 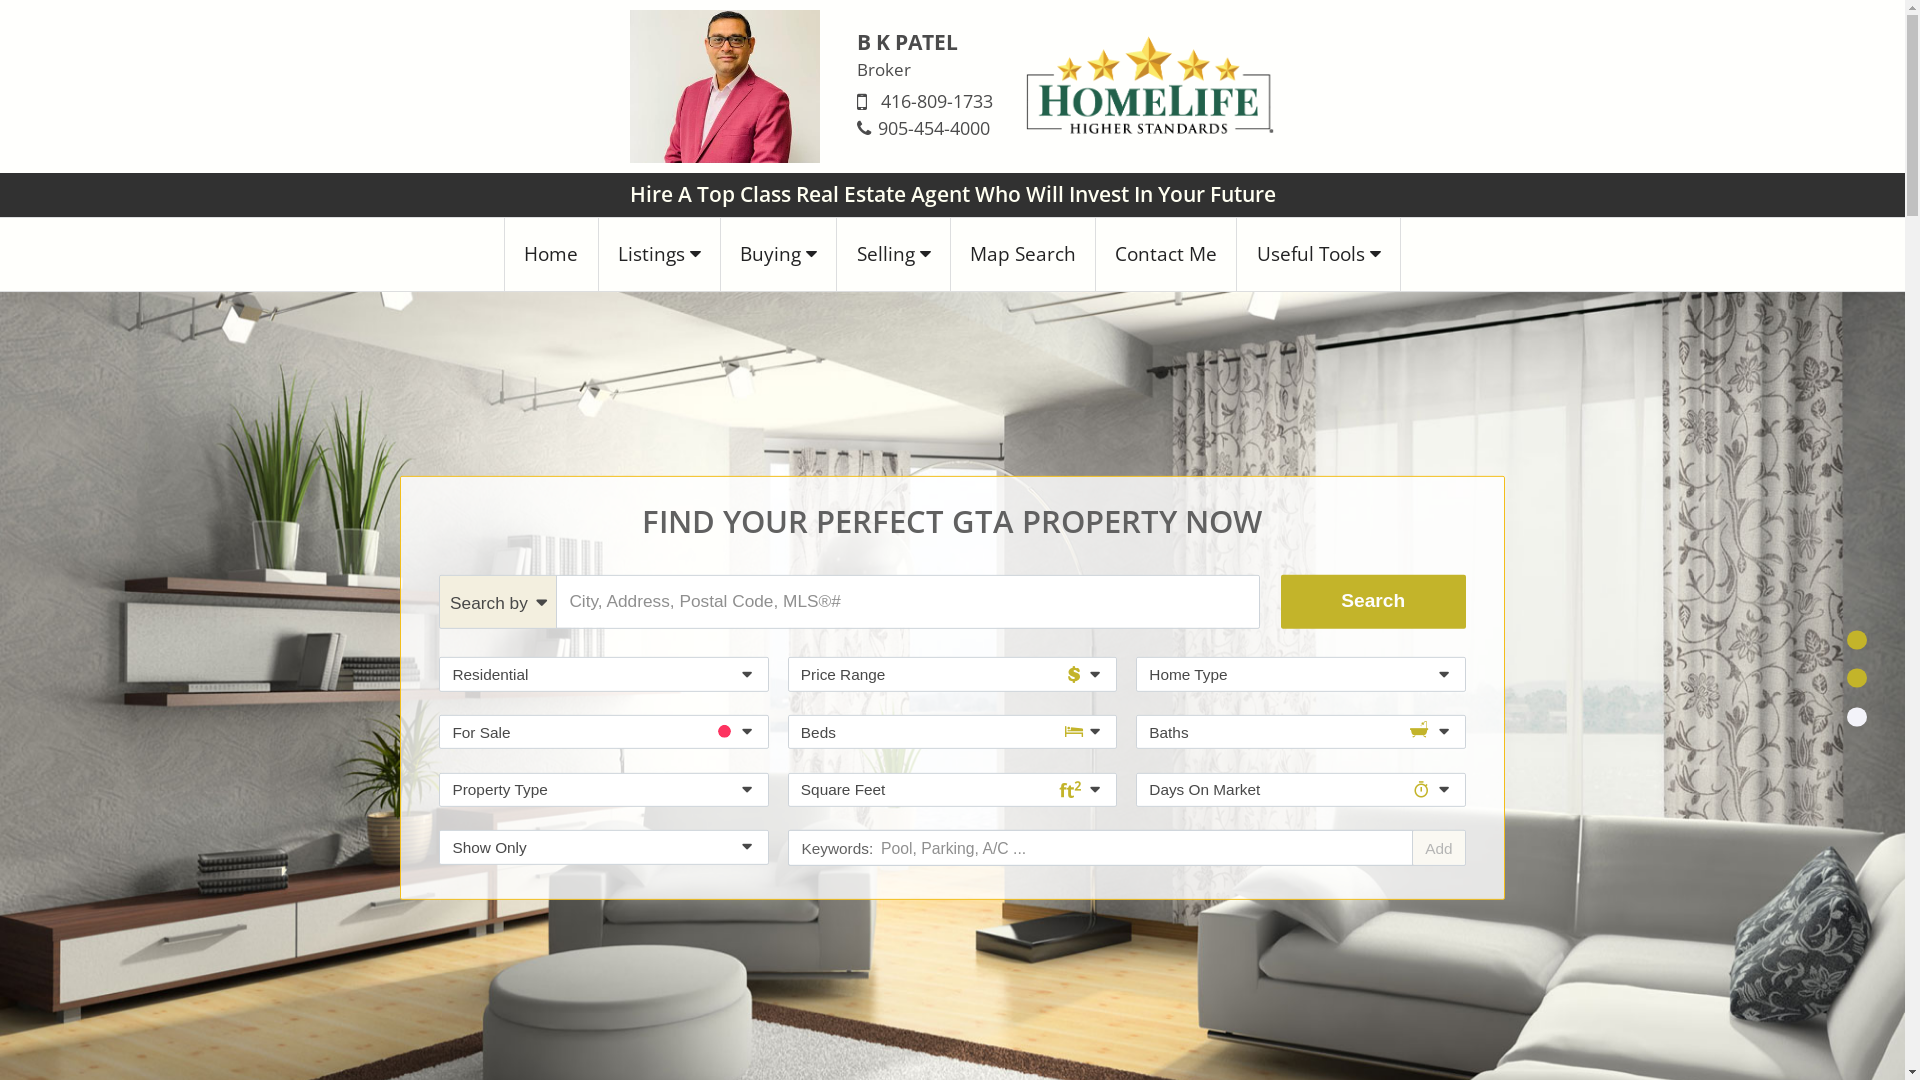 What do you see at coordinates (1300, 674) in the screenshot?
I see `'Home Type'` at bounding box center [1300, 674].